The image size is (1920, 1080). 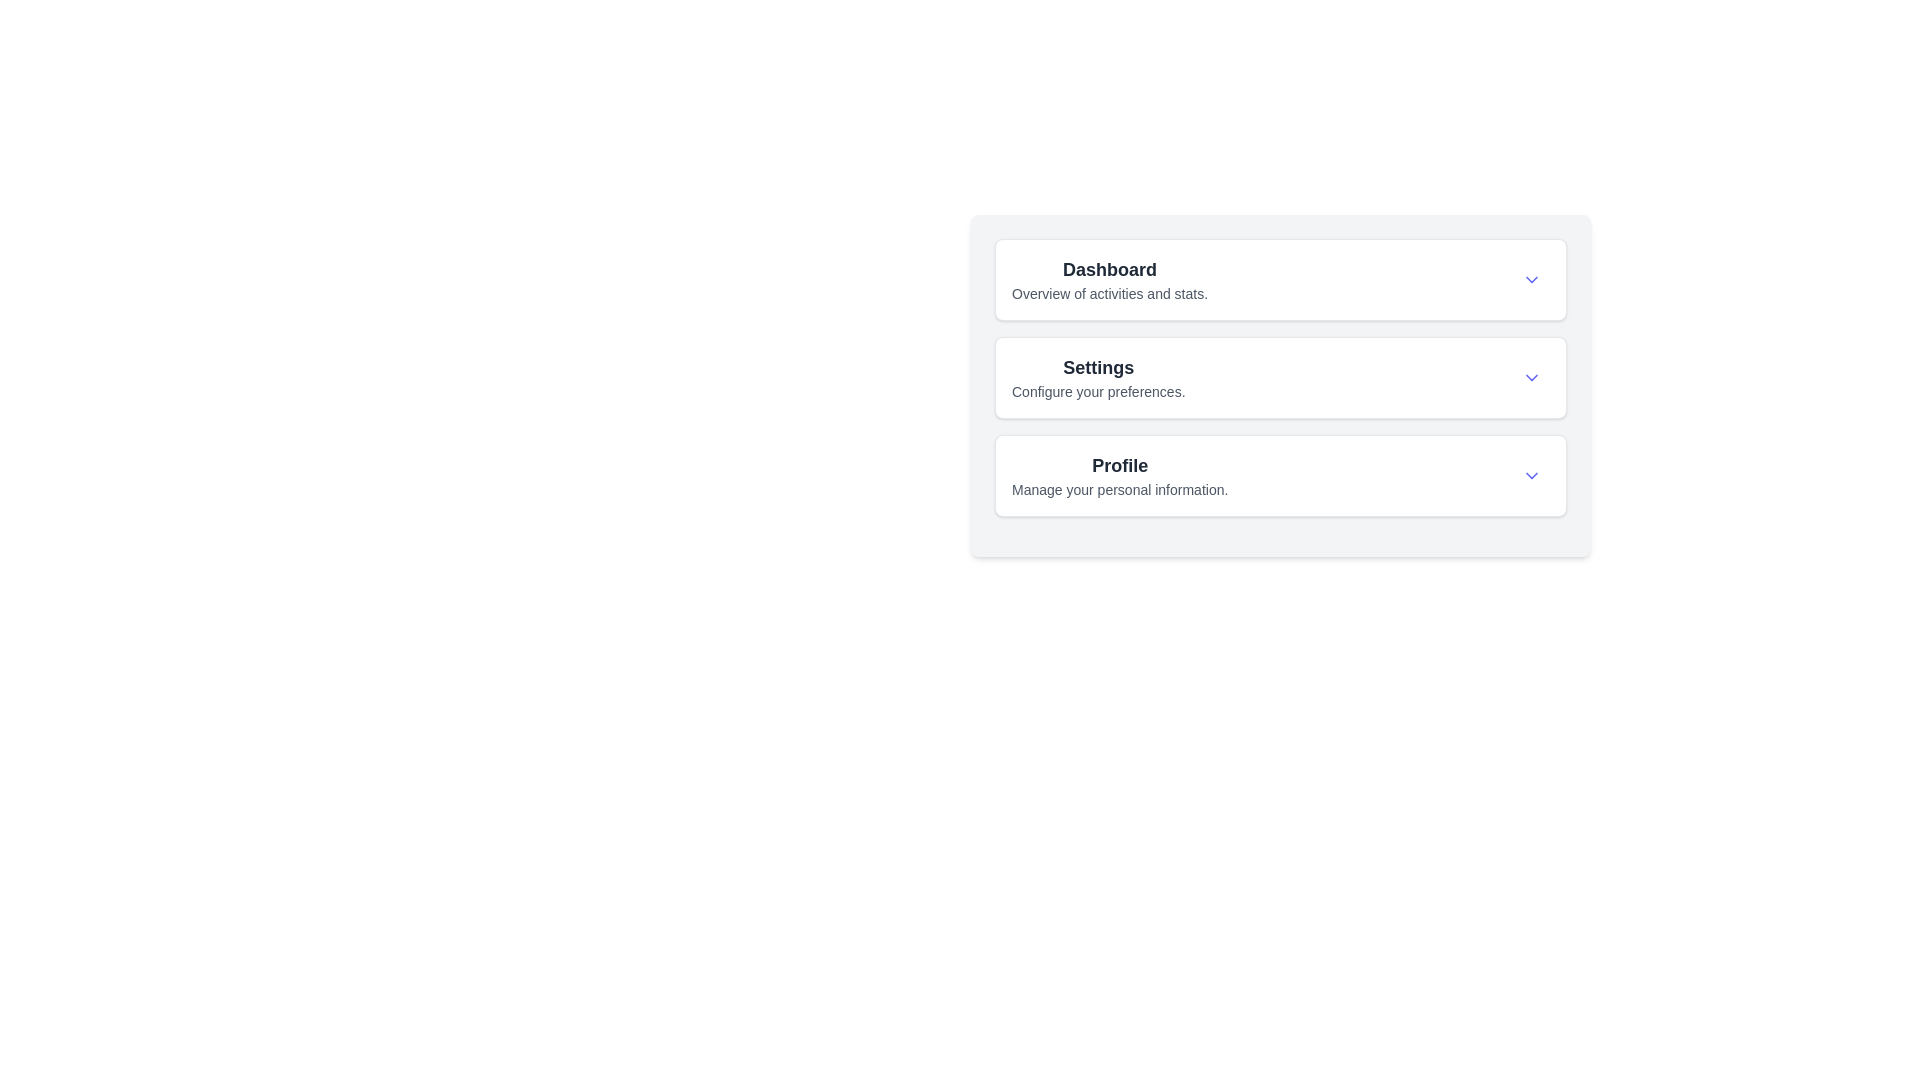 I want to click on the text label that says 'Configure your preferences.' which is styled in small gray font and located below the 'Settings' label in the 'Settings' section, so click(x=1097, y=392).